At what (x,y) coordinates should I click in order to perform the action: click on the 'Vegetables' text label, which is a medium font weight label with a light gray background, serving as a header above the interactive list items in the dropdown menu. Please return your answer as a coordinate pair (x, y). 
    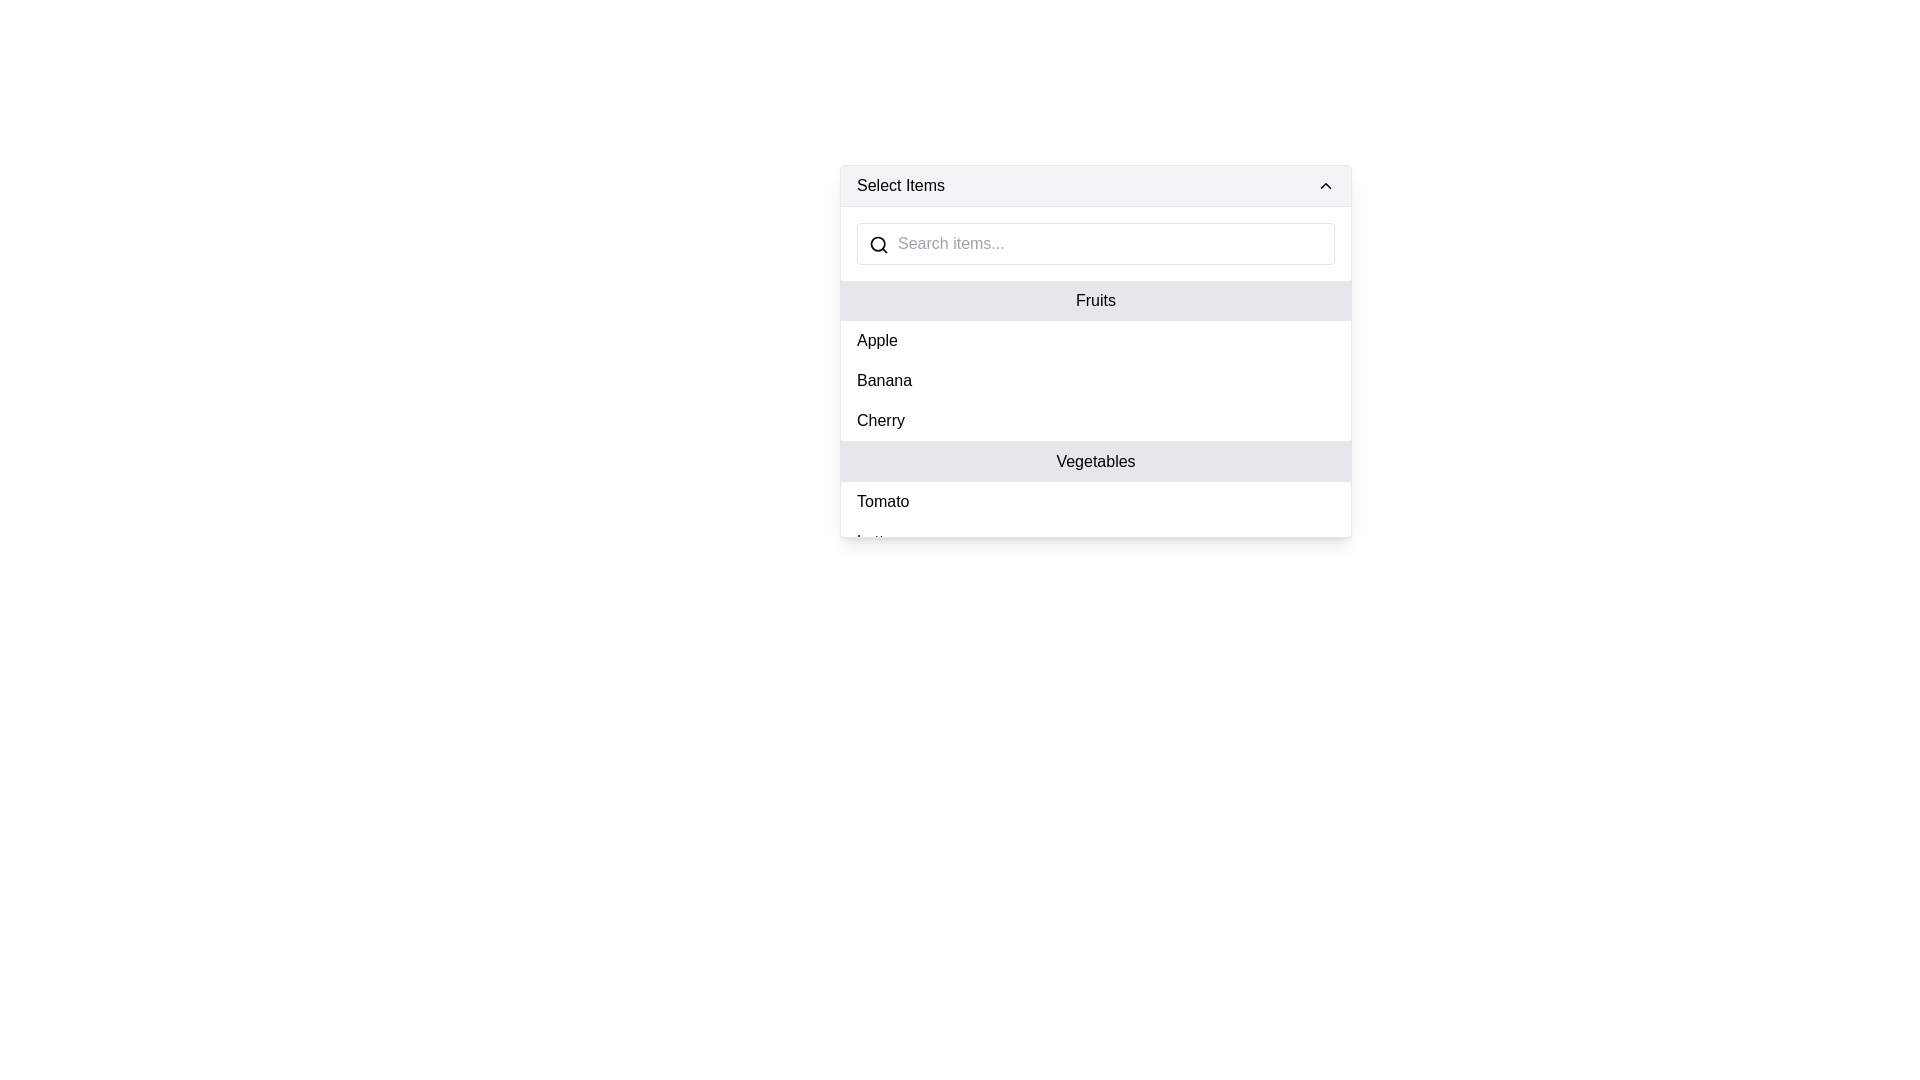
    Looking at the image, I should click on (1094, 462).